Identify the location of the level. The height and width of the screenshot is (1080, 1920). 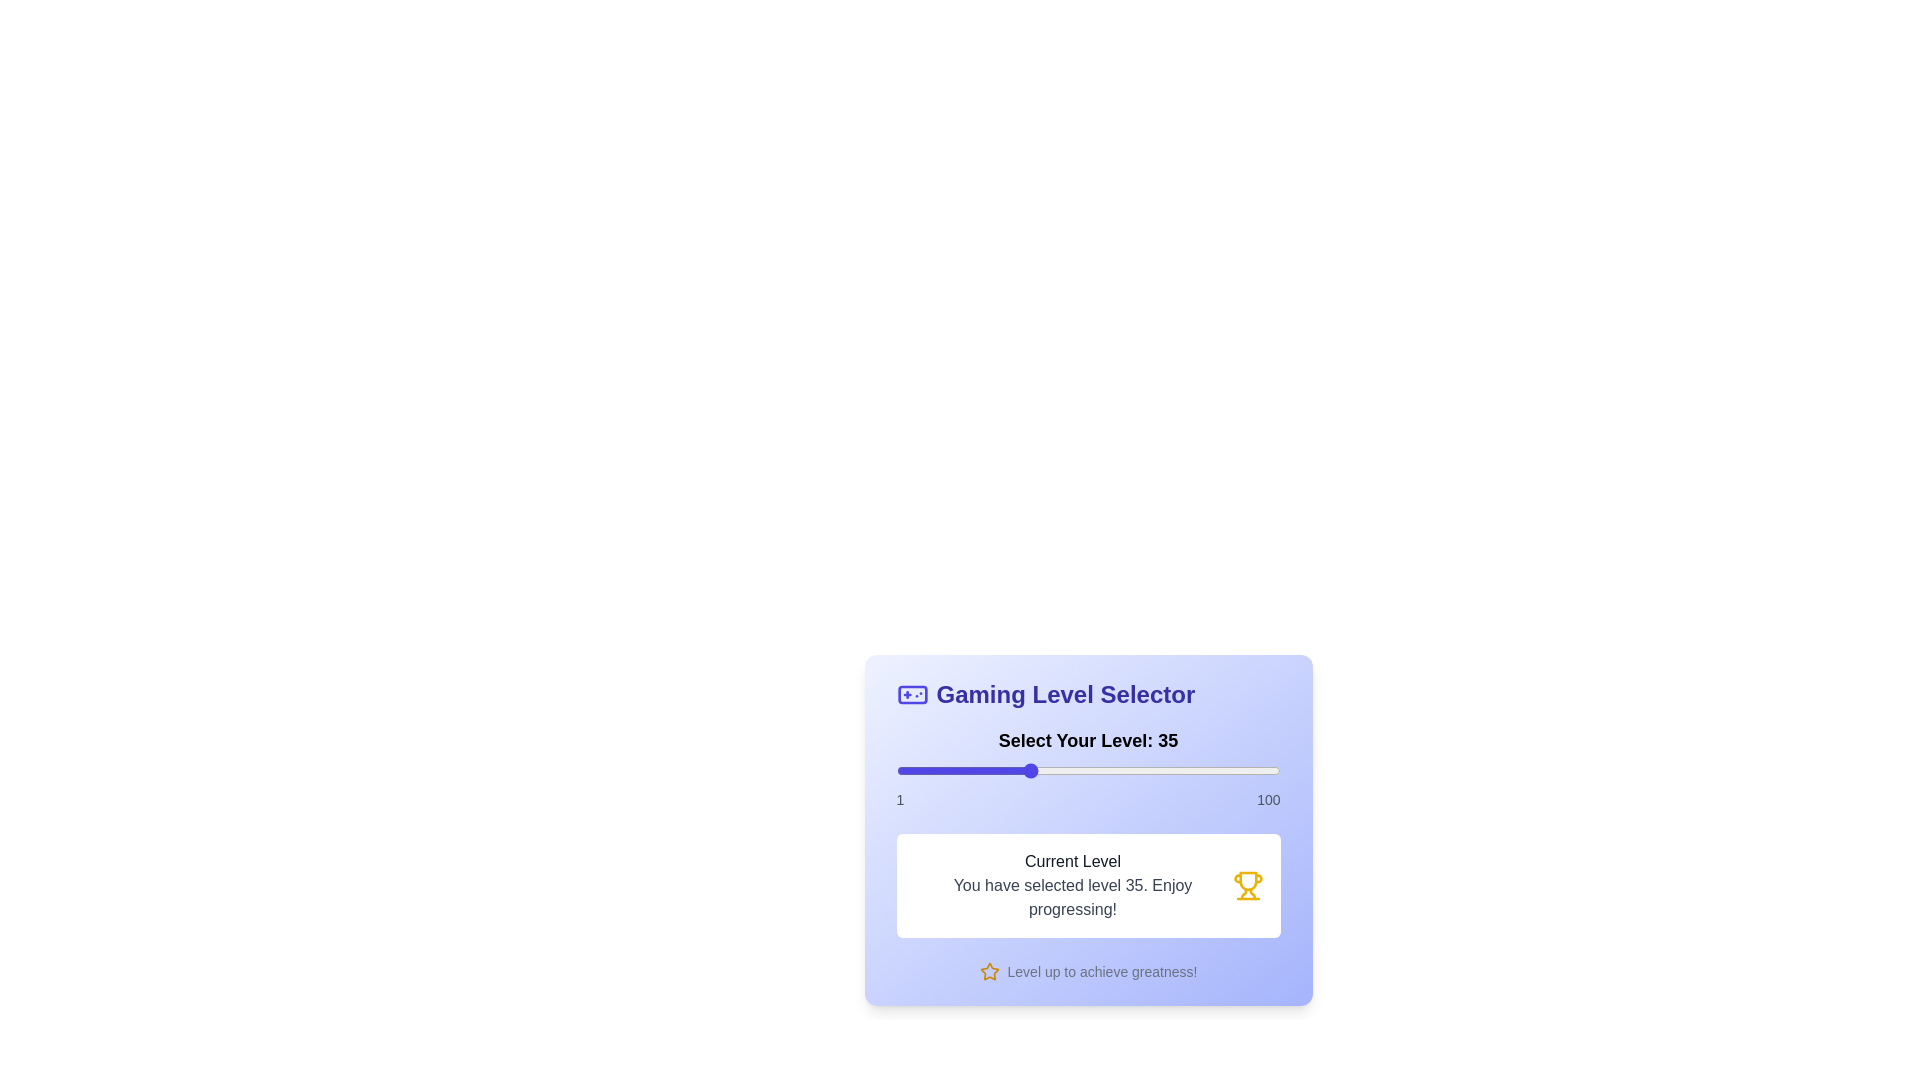
(966, 770).